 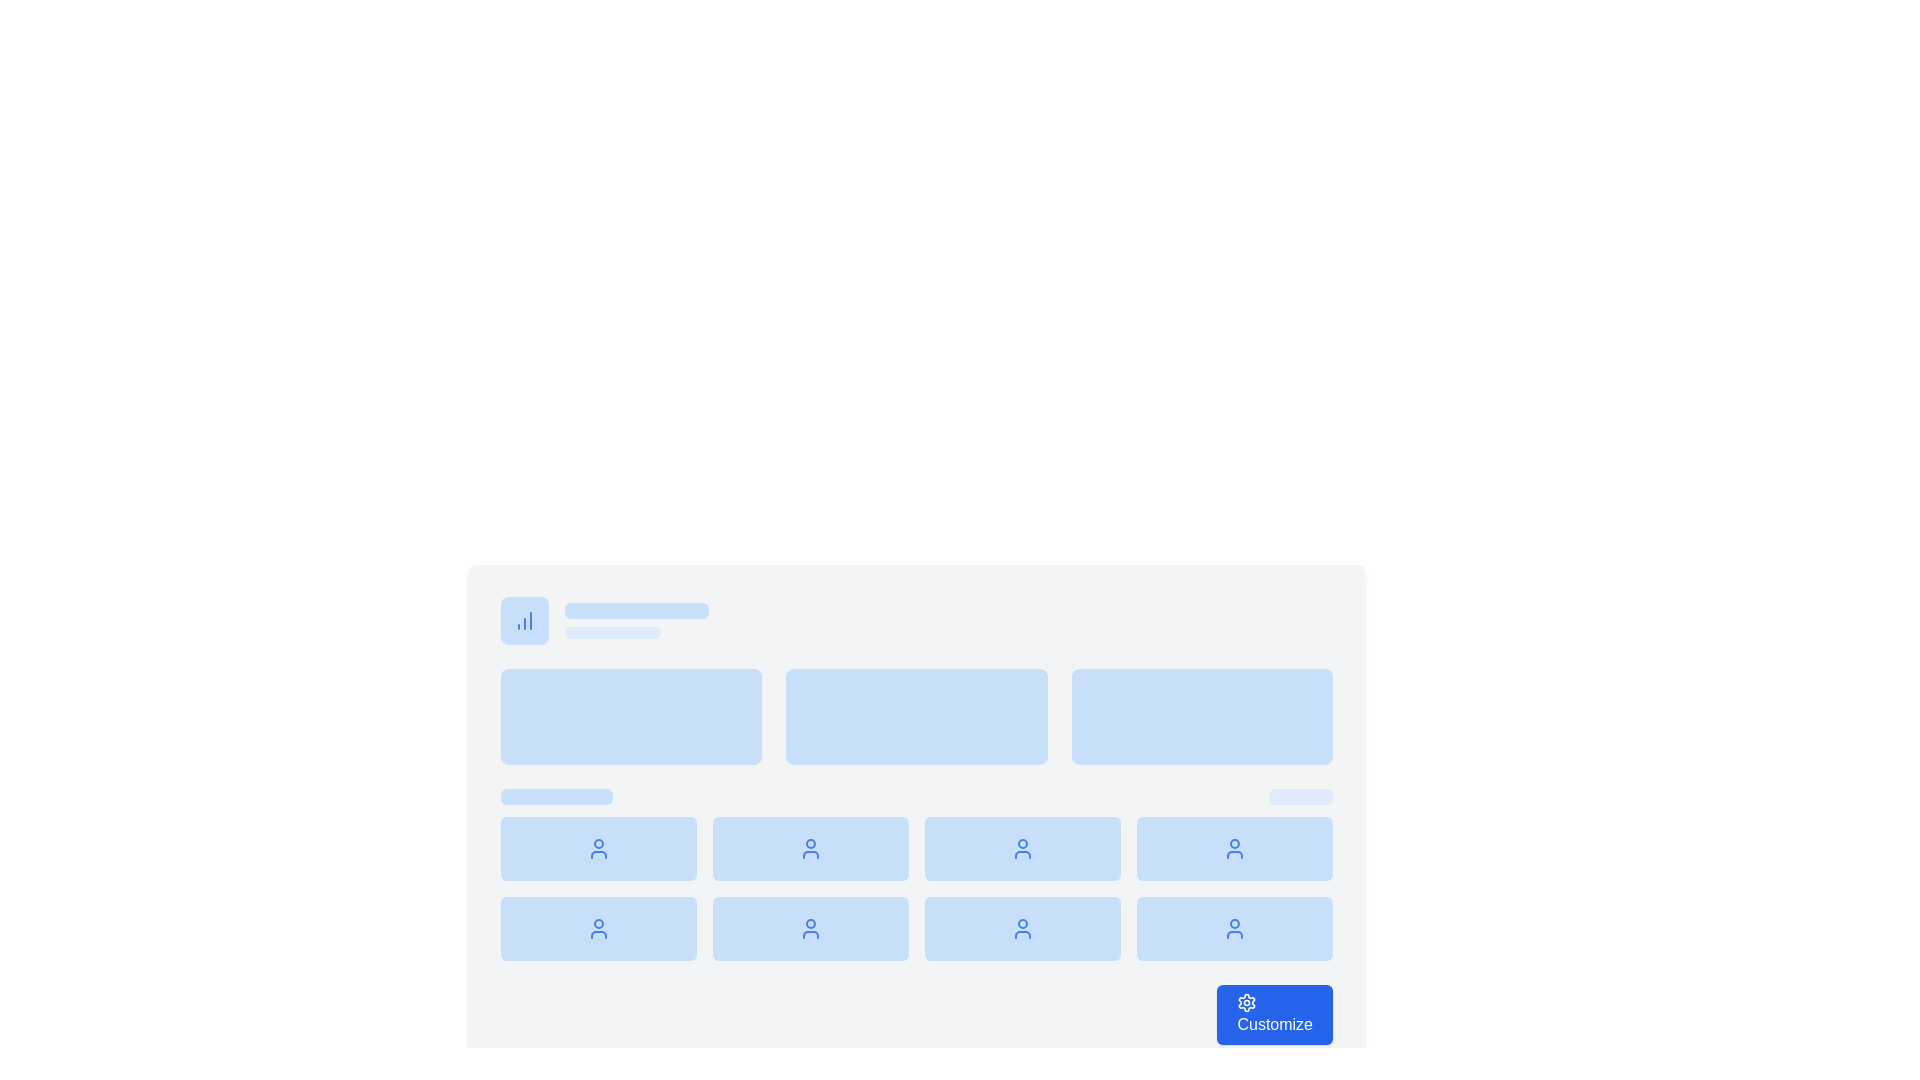 What do you see at coordinates (1233, 848) in the screenshot?
I see `the fourth item in the last row of a grid layout, which is a clickable user card with a light blue background and a small blue user icon at its center` at bounding box center [1233, 848].